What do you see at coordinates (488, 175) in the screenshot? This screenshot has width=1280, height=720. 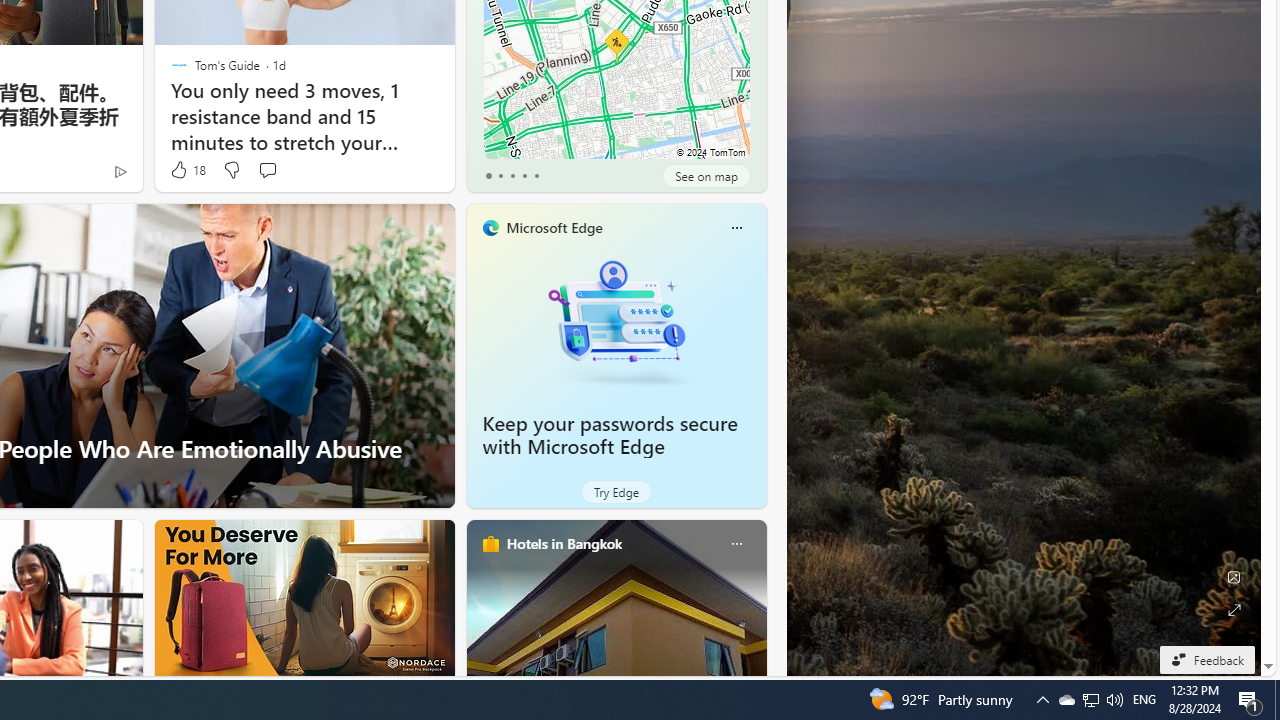 I see `'tab-0'` at bounding box center [488, 175].